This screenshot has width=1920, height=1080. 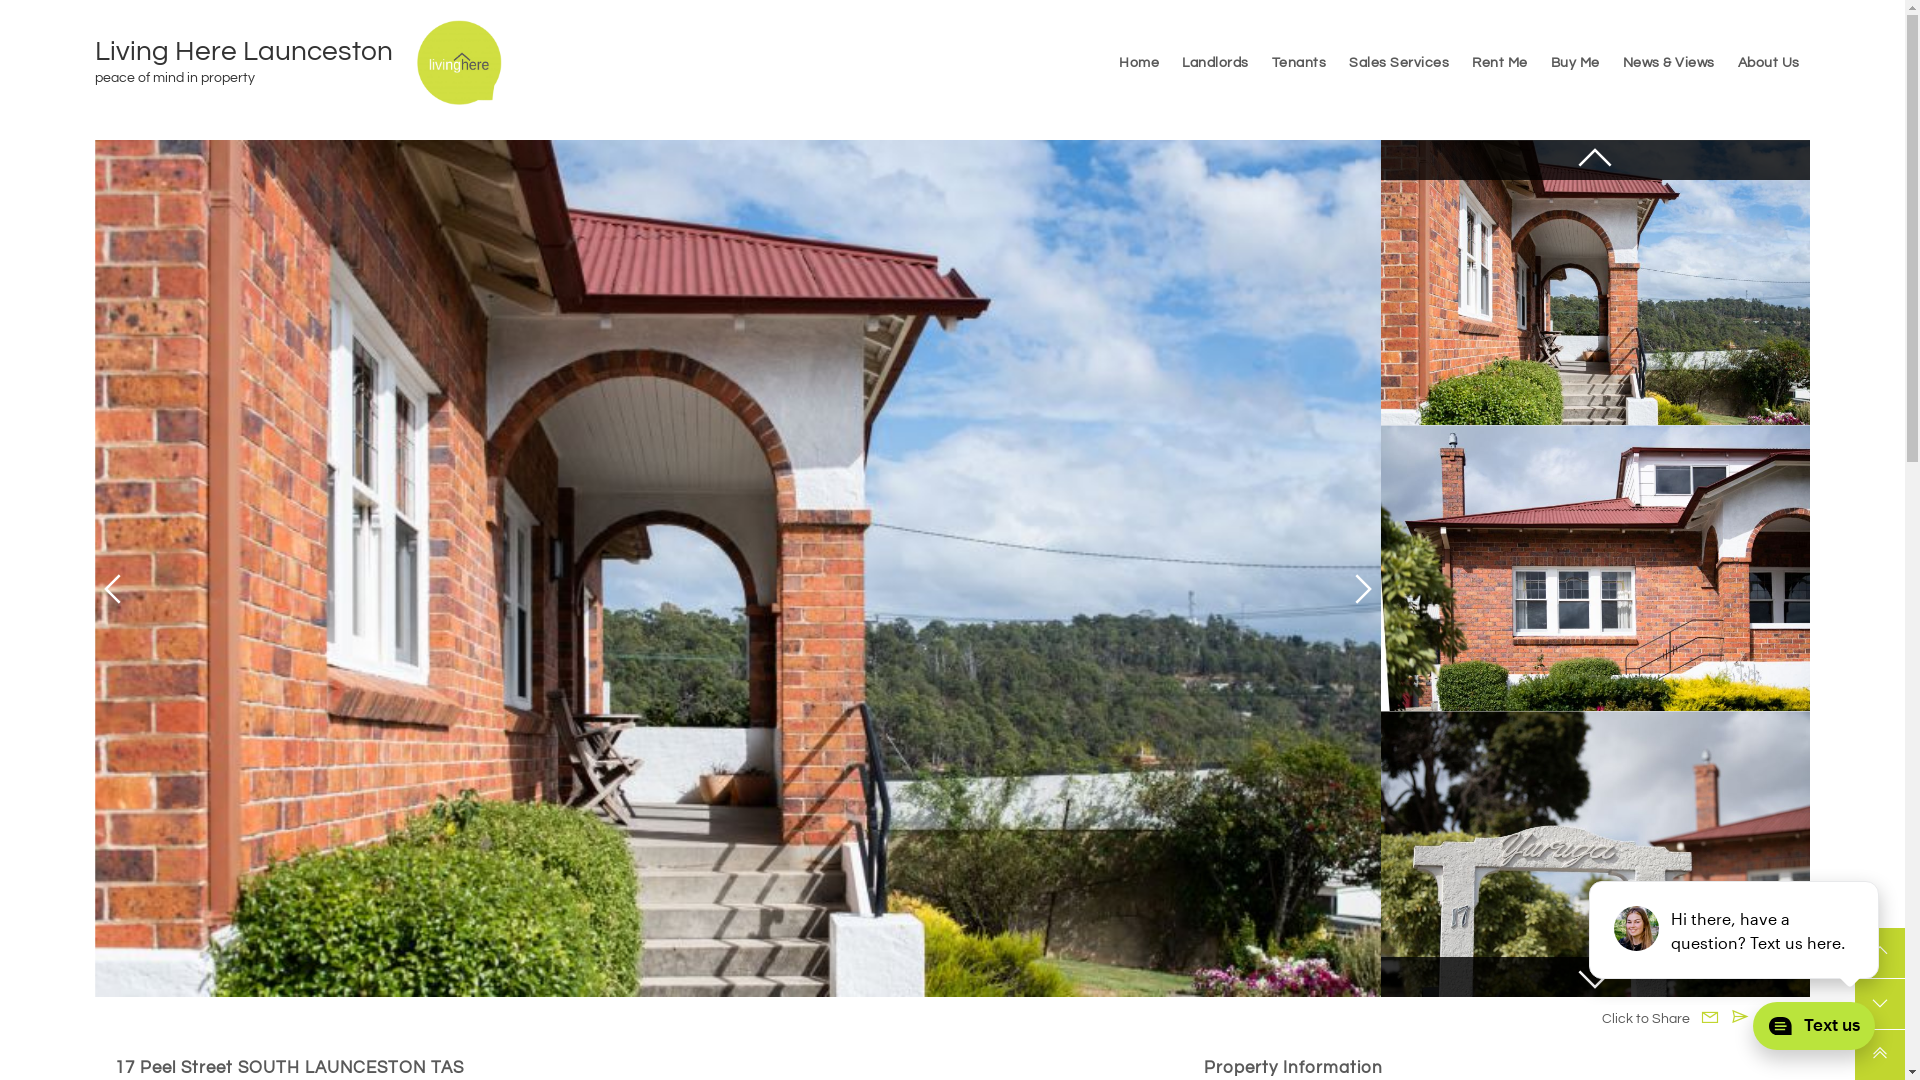 What do you see at coordinates (1738, 1017) in the screenshot?
I see `'Email to Friend'` at bounding box center [1738, 1017].